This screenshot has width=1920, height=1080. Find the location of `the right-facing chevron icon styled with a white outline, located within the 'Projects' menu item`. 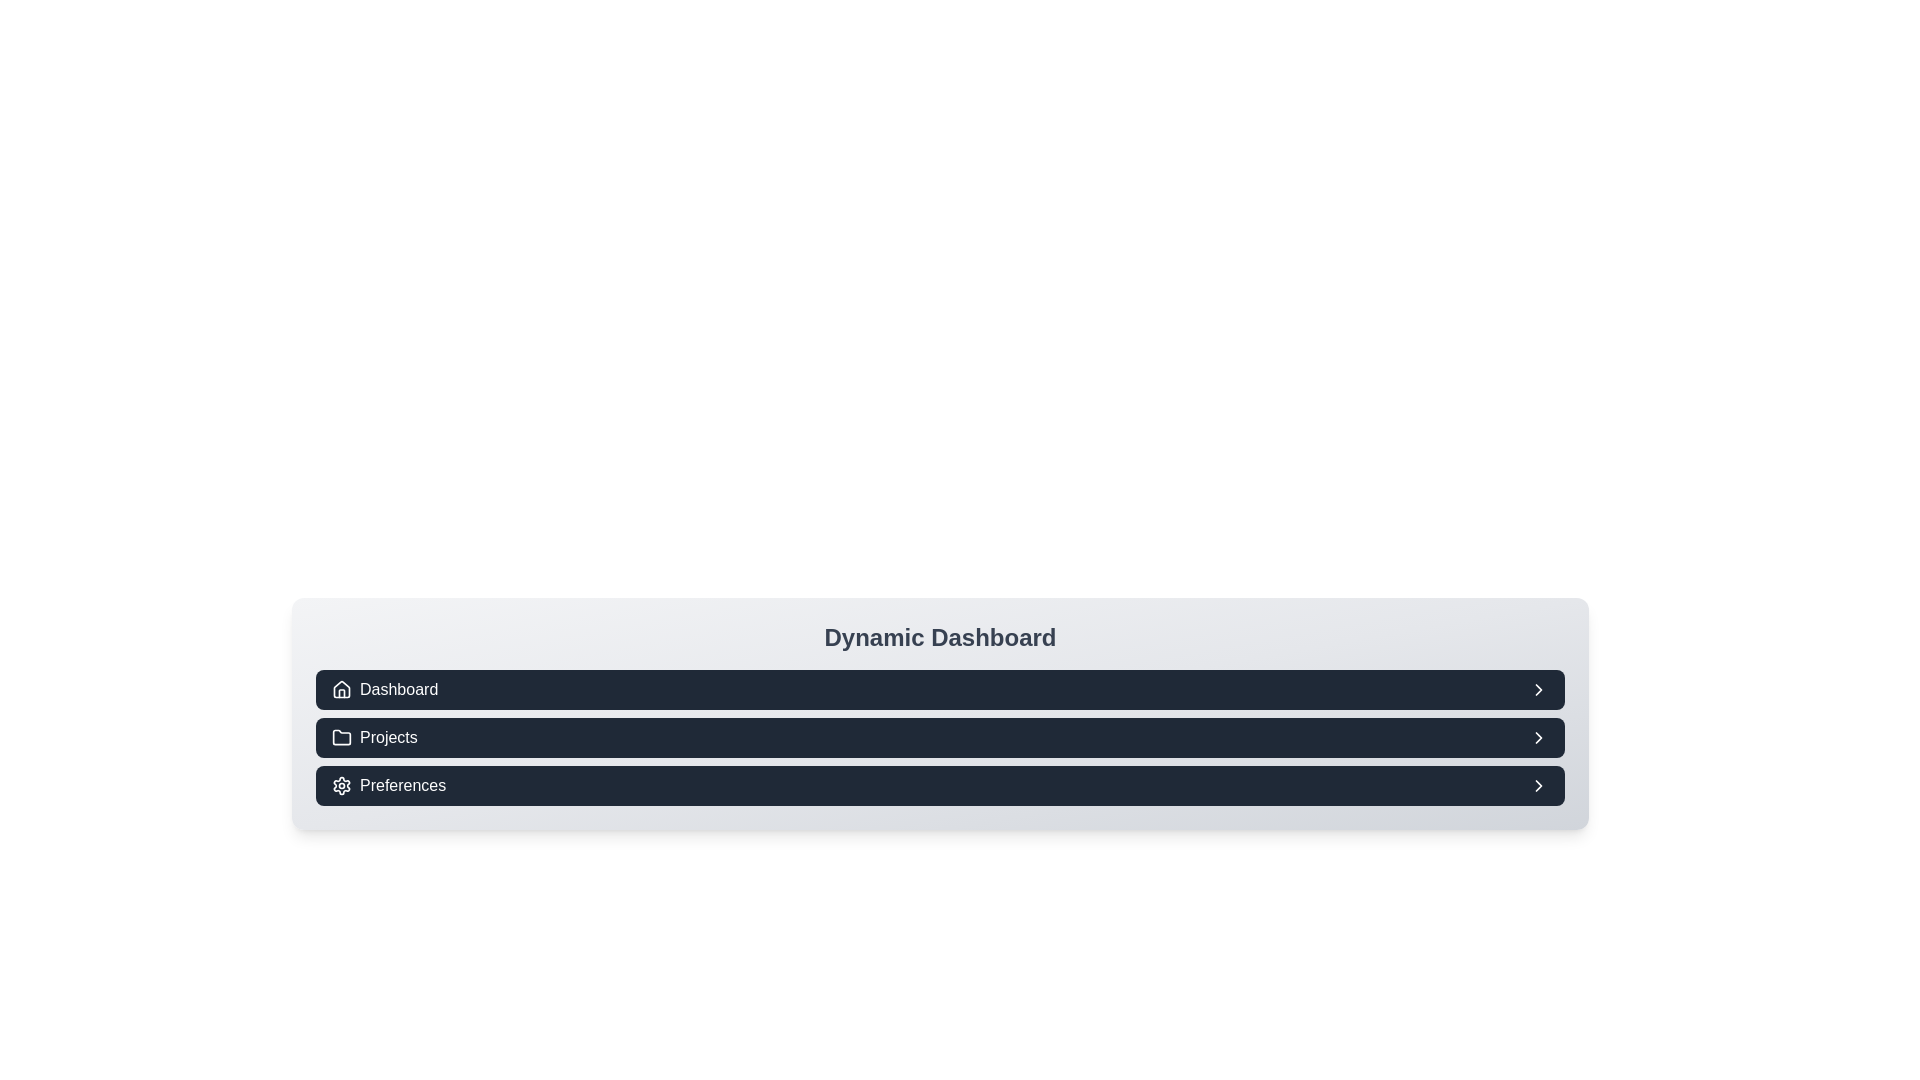

the right-facing chevron icon styled with a white outline, located within the 'Projects' menu item is located at coordinates (1538, 737).